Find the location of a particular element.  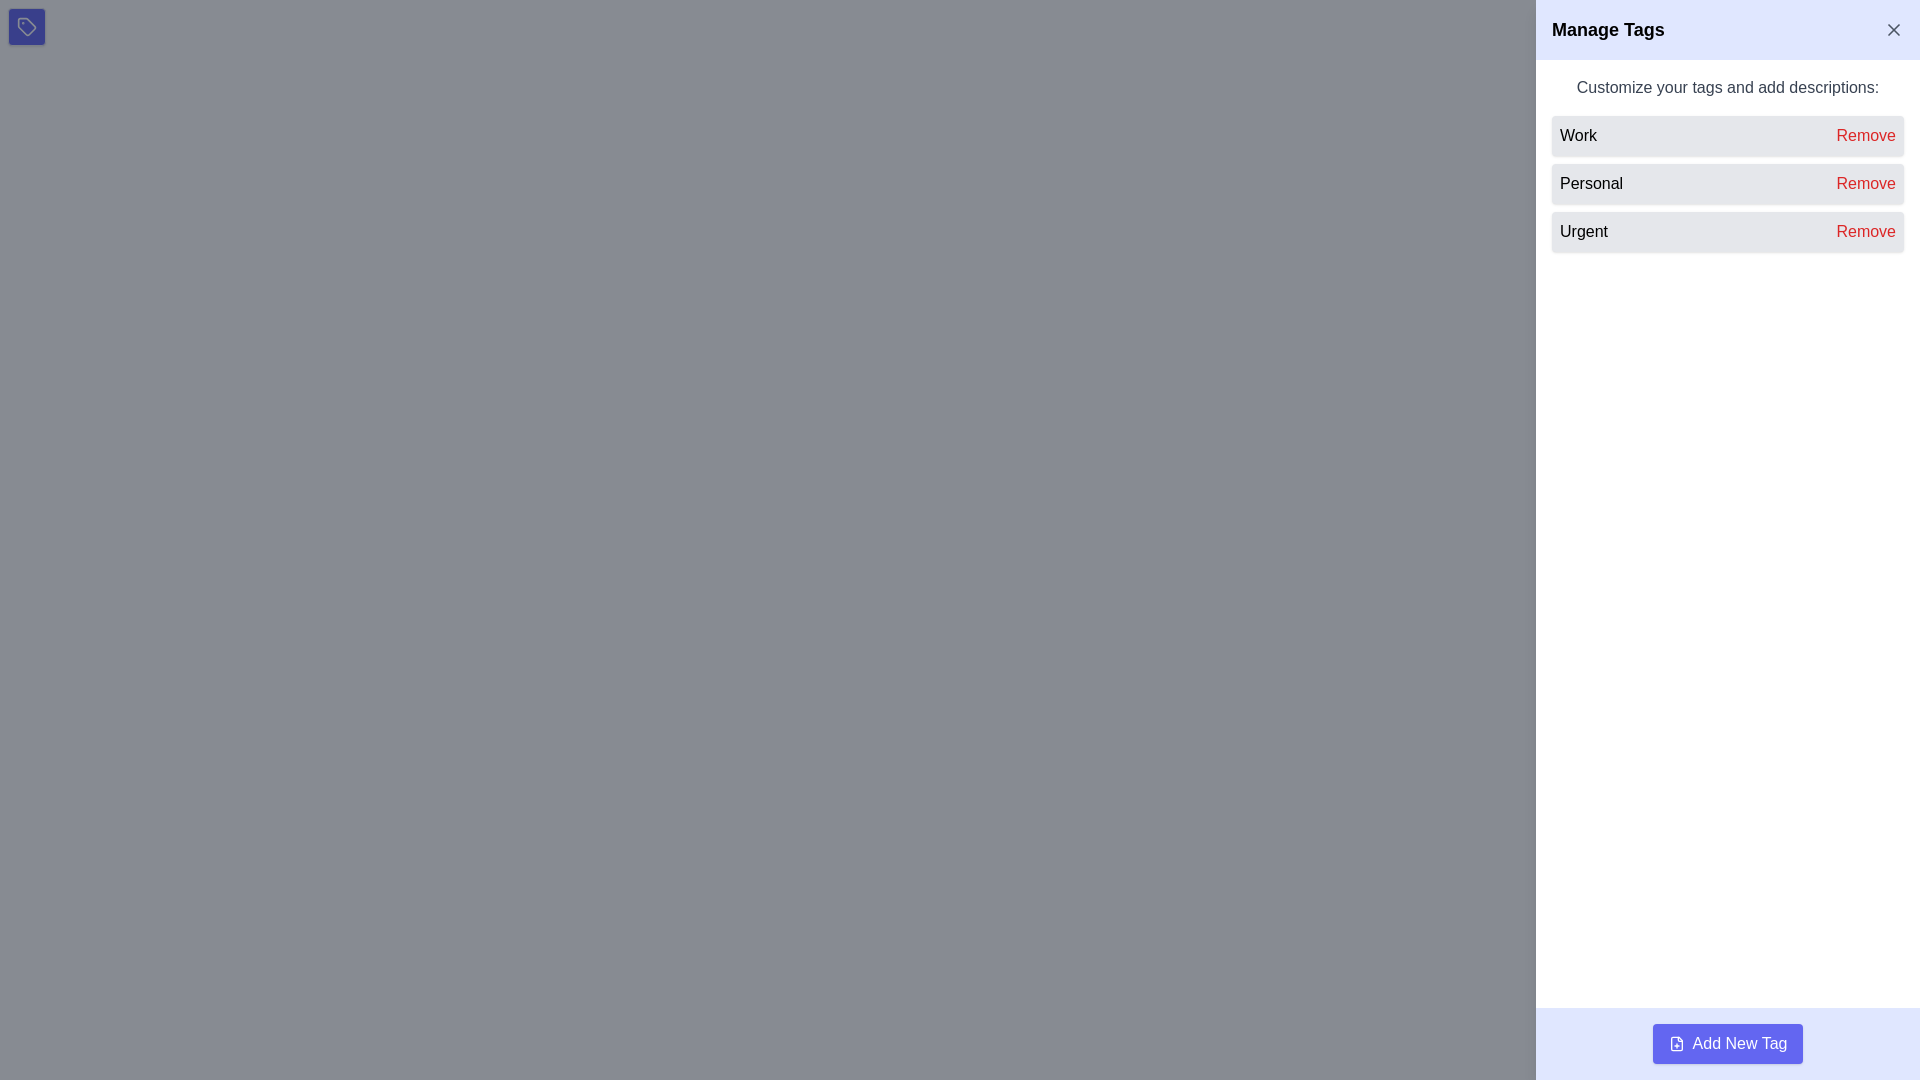

the diagonal line of the close button in the top-right corner of the 'Manage Tags' interface is located at coordinates (1893, 30).